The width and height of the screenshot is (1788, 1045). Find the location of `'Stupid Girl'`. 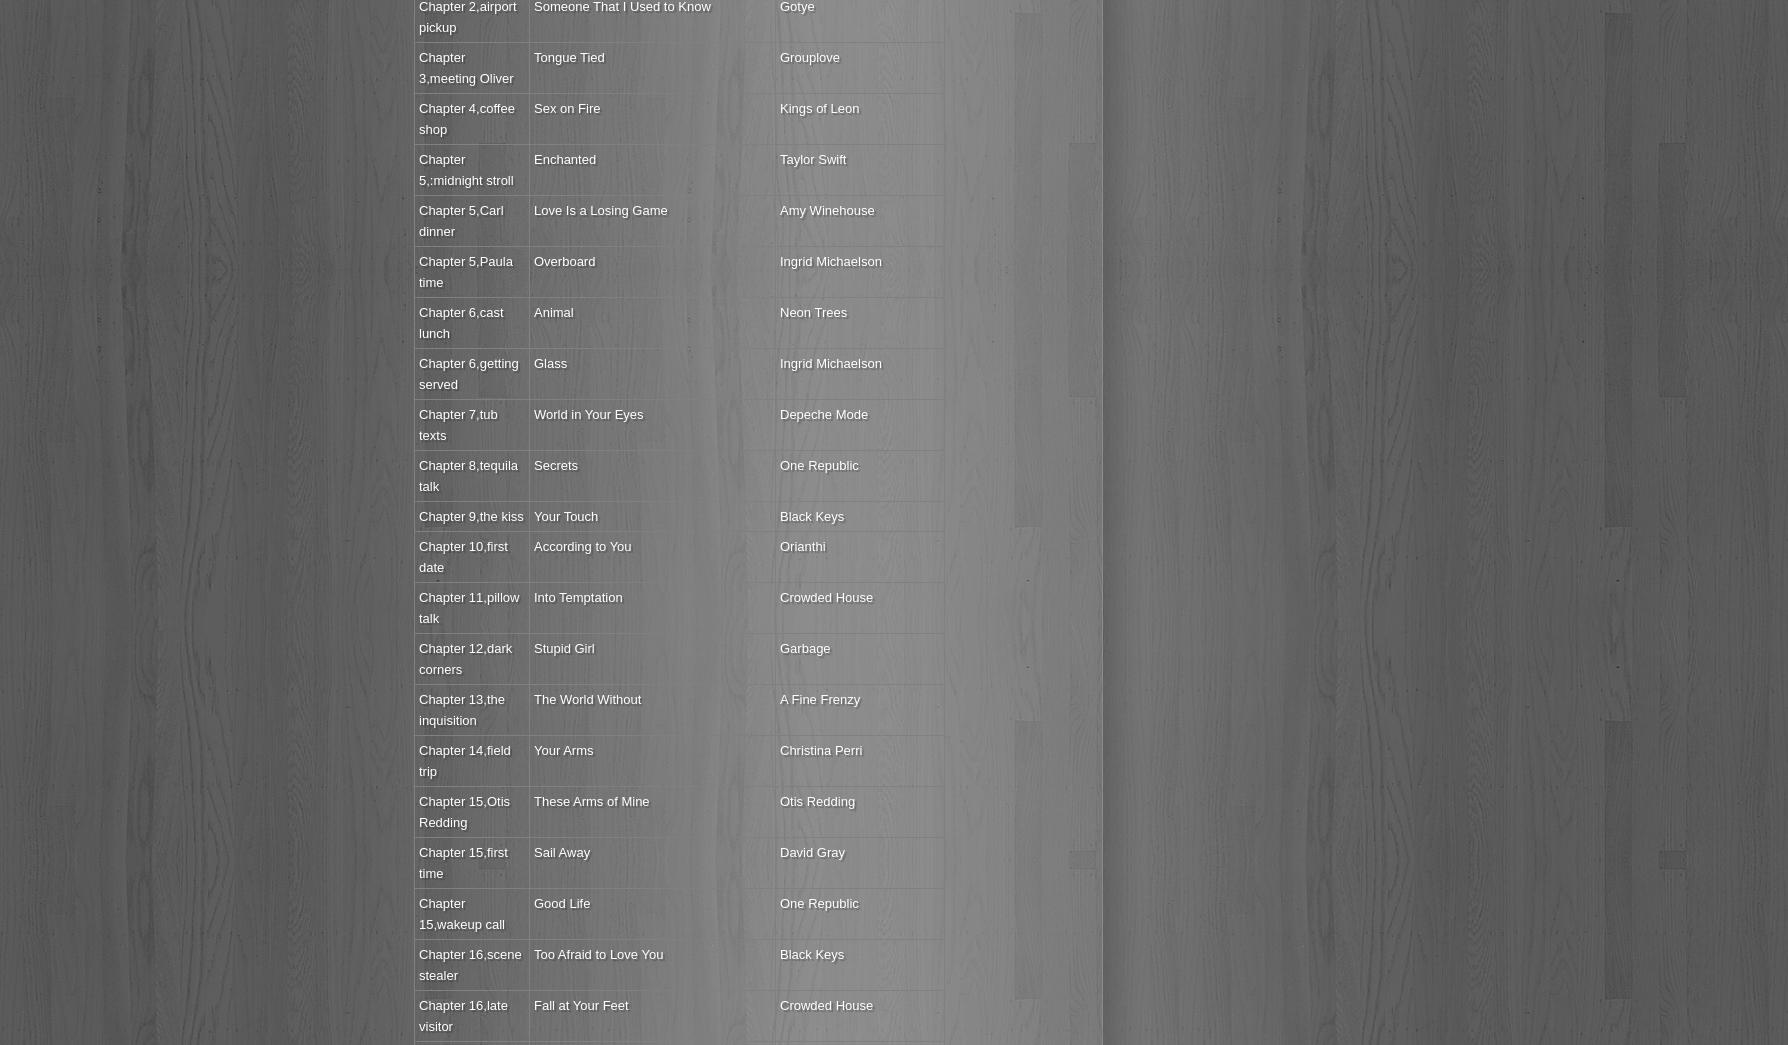

'Stupid Girl' is located at coordinates (563, 648).